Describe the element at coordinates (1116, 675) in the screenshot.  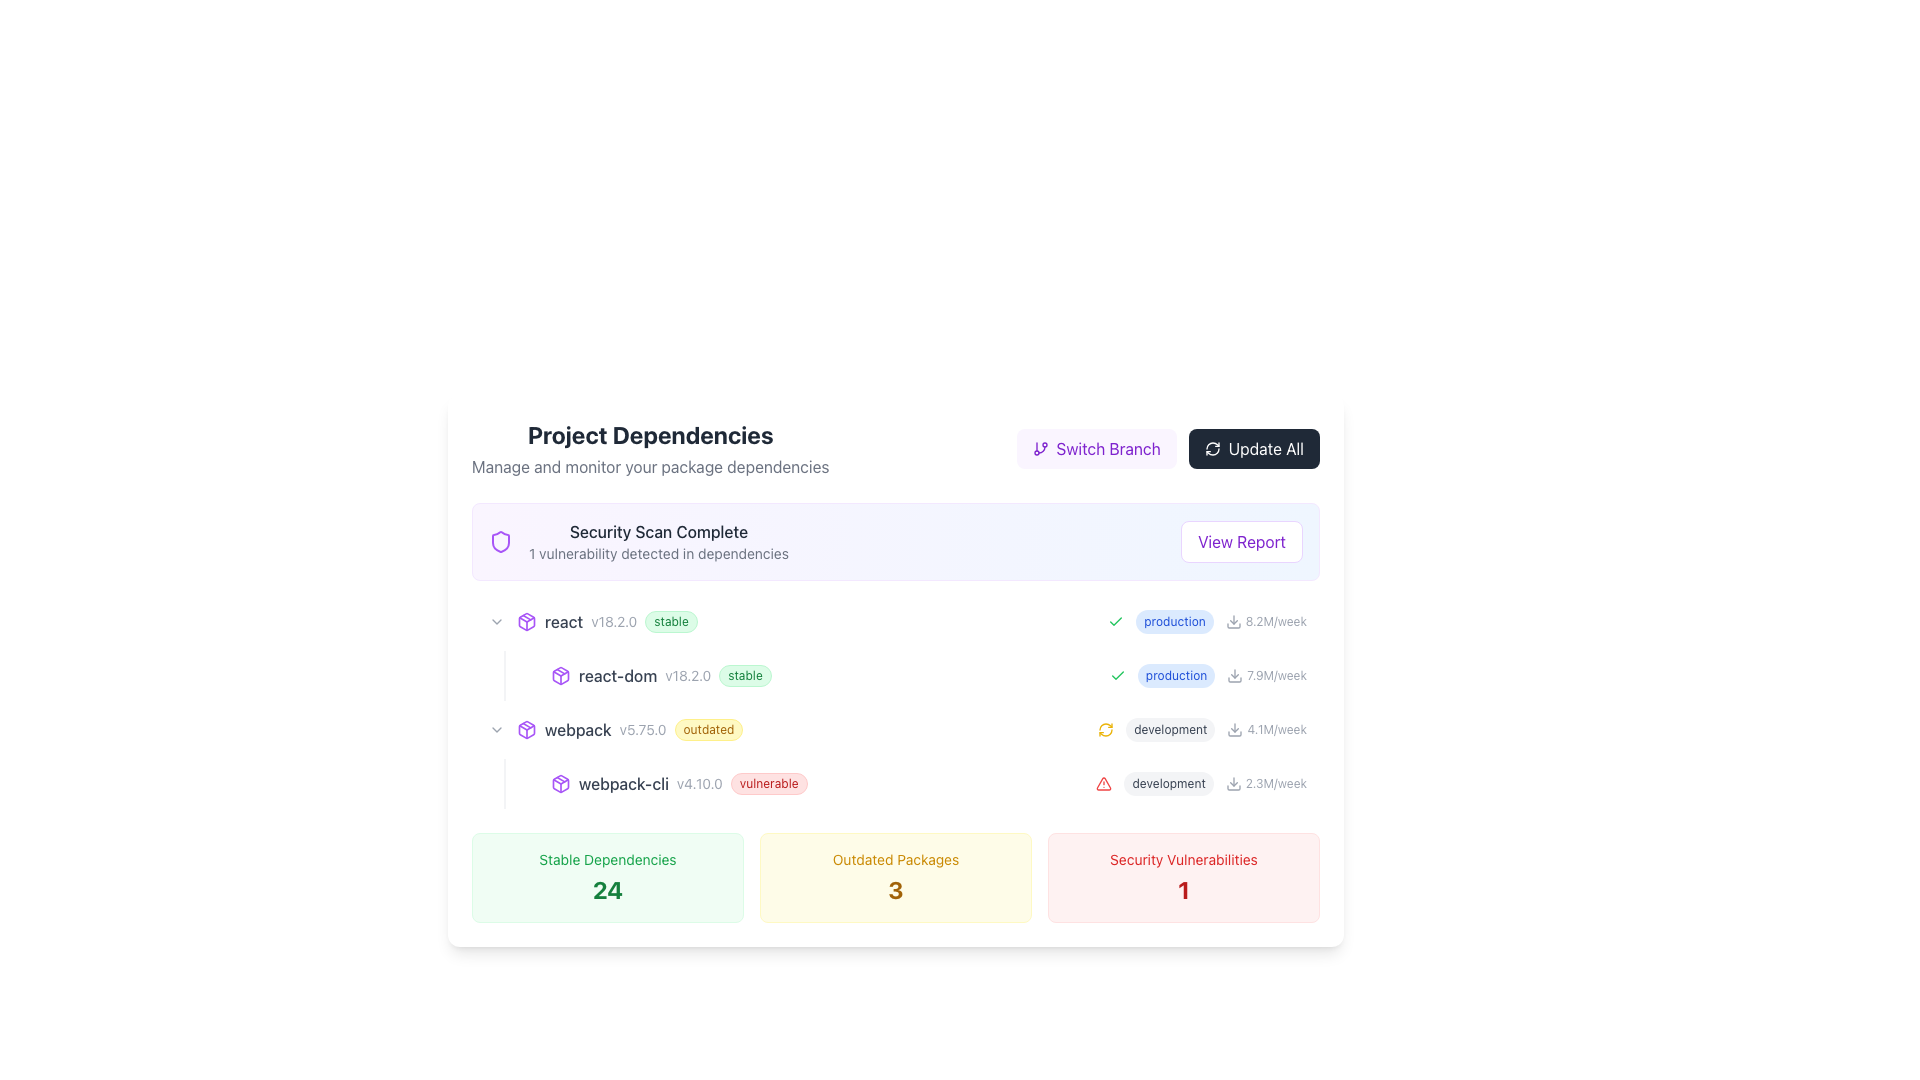
I see `the positive status icon located on the left side of the text 'production' within the row containing '7.9M/week'. This icon is the first element in that grouping` at that location.